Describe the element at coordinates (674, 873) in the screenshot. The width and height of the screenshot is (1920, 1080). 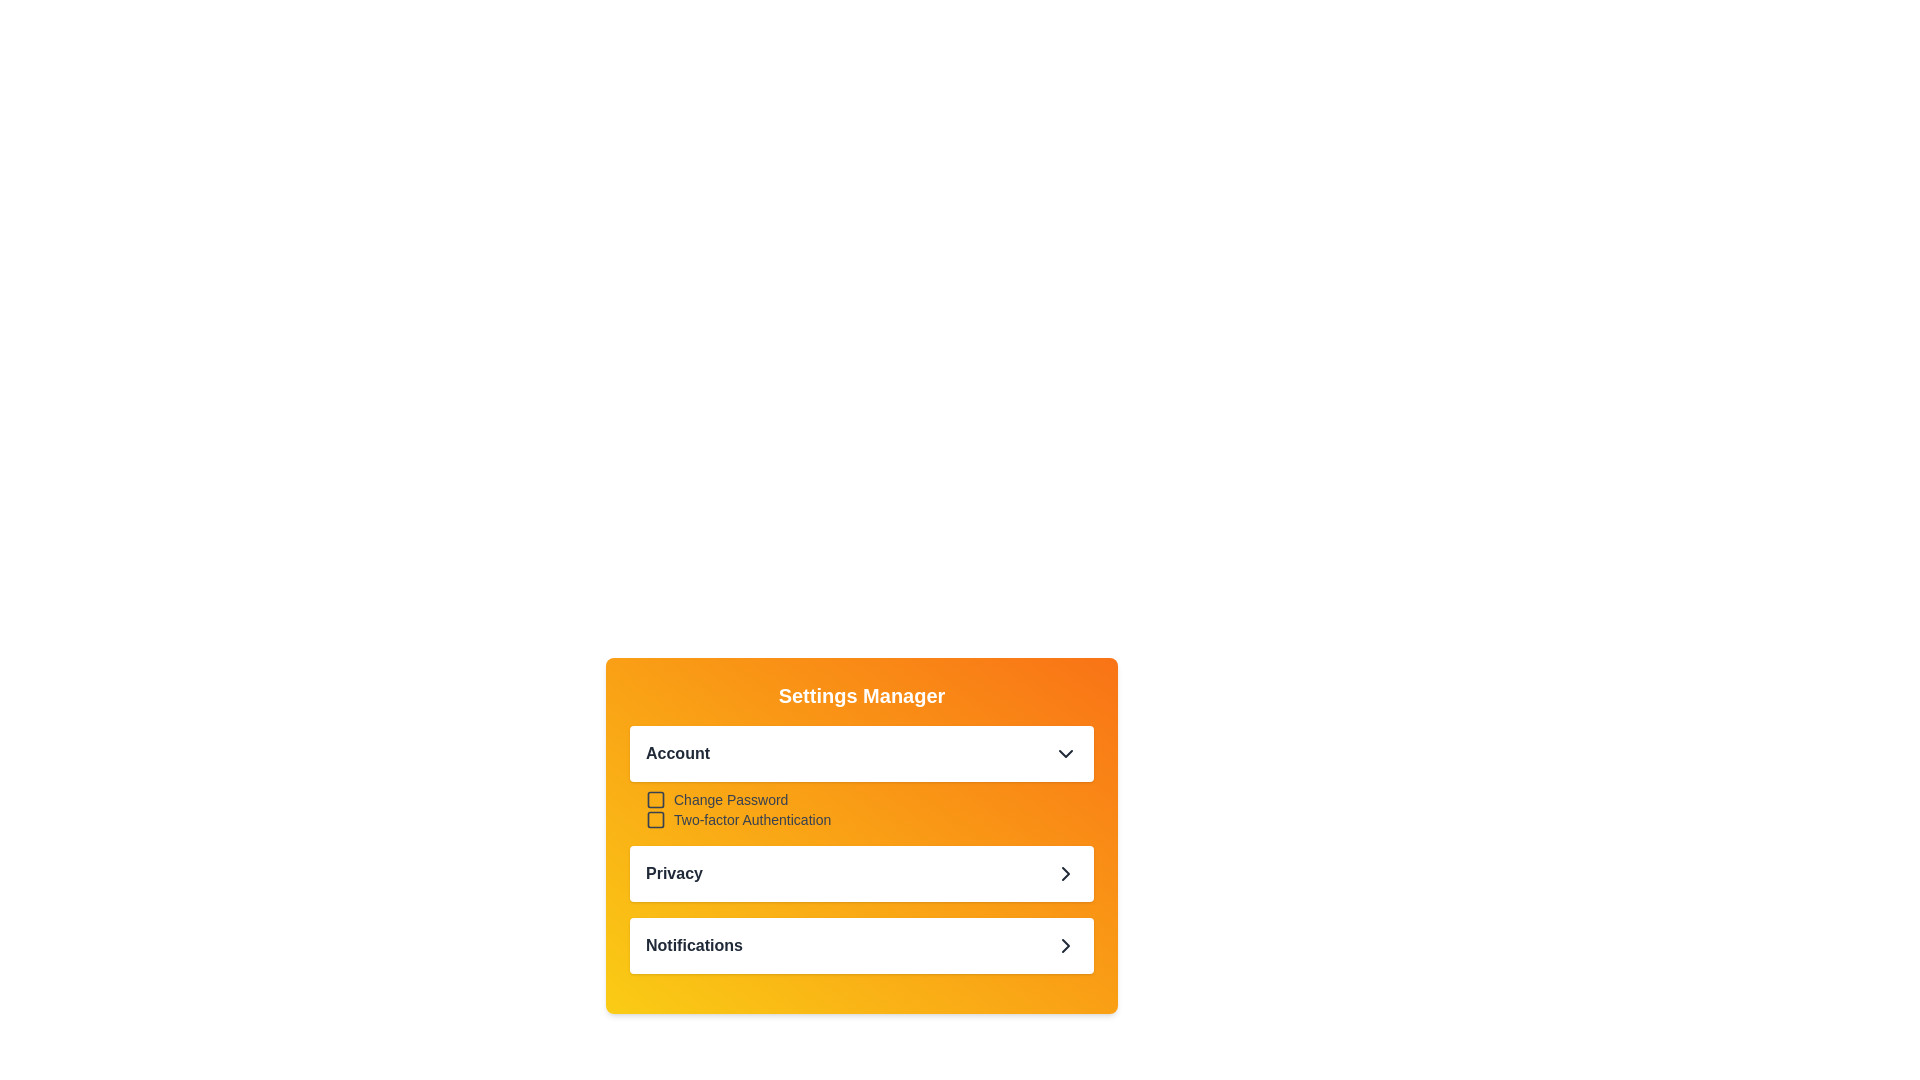
I see `the bolded 'Privacy' label in the Settings Manager section, positioned between 'Account' and 'Notifications'` at that location.